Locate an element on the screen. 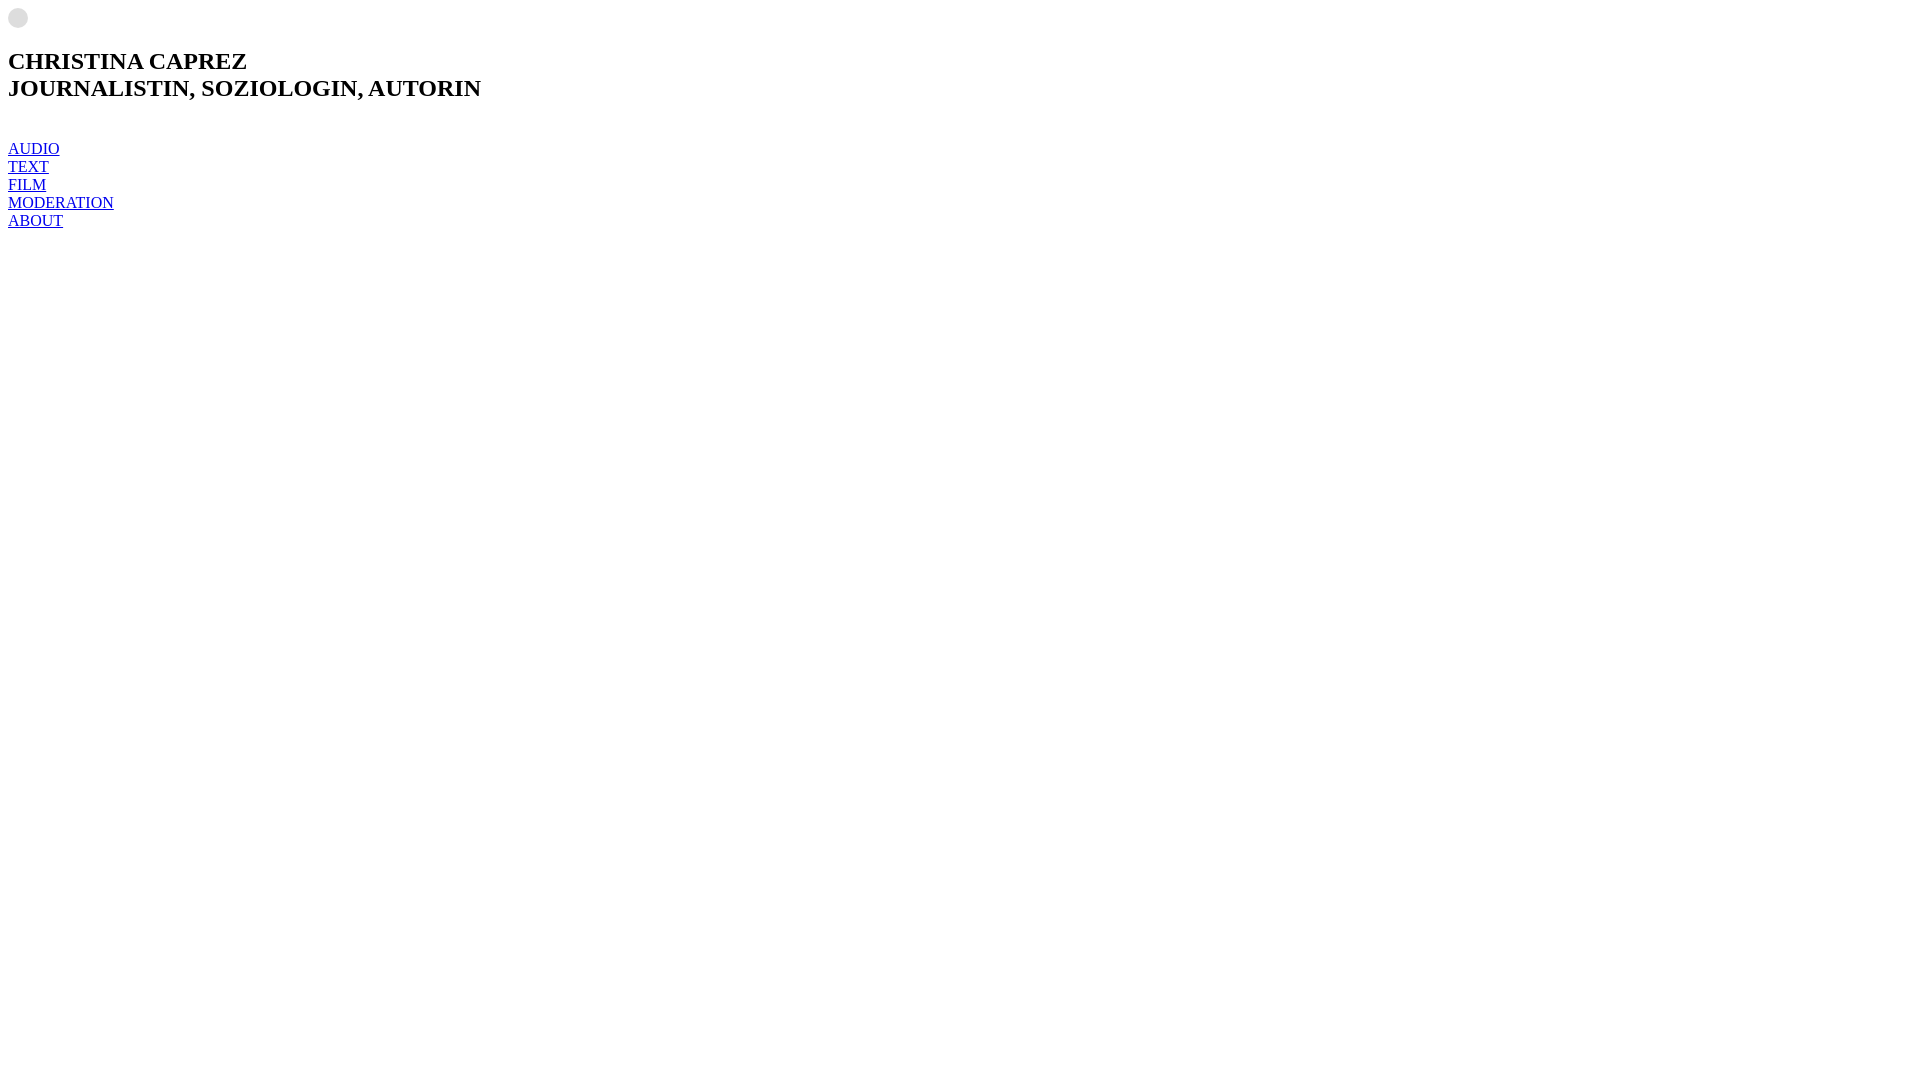  'AUDIO' is located at coordinates (33, 147).